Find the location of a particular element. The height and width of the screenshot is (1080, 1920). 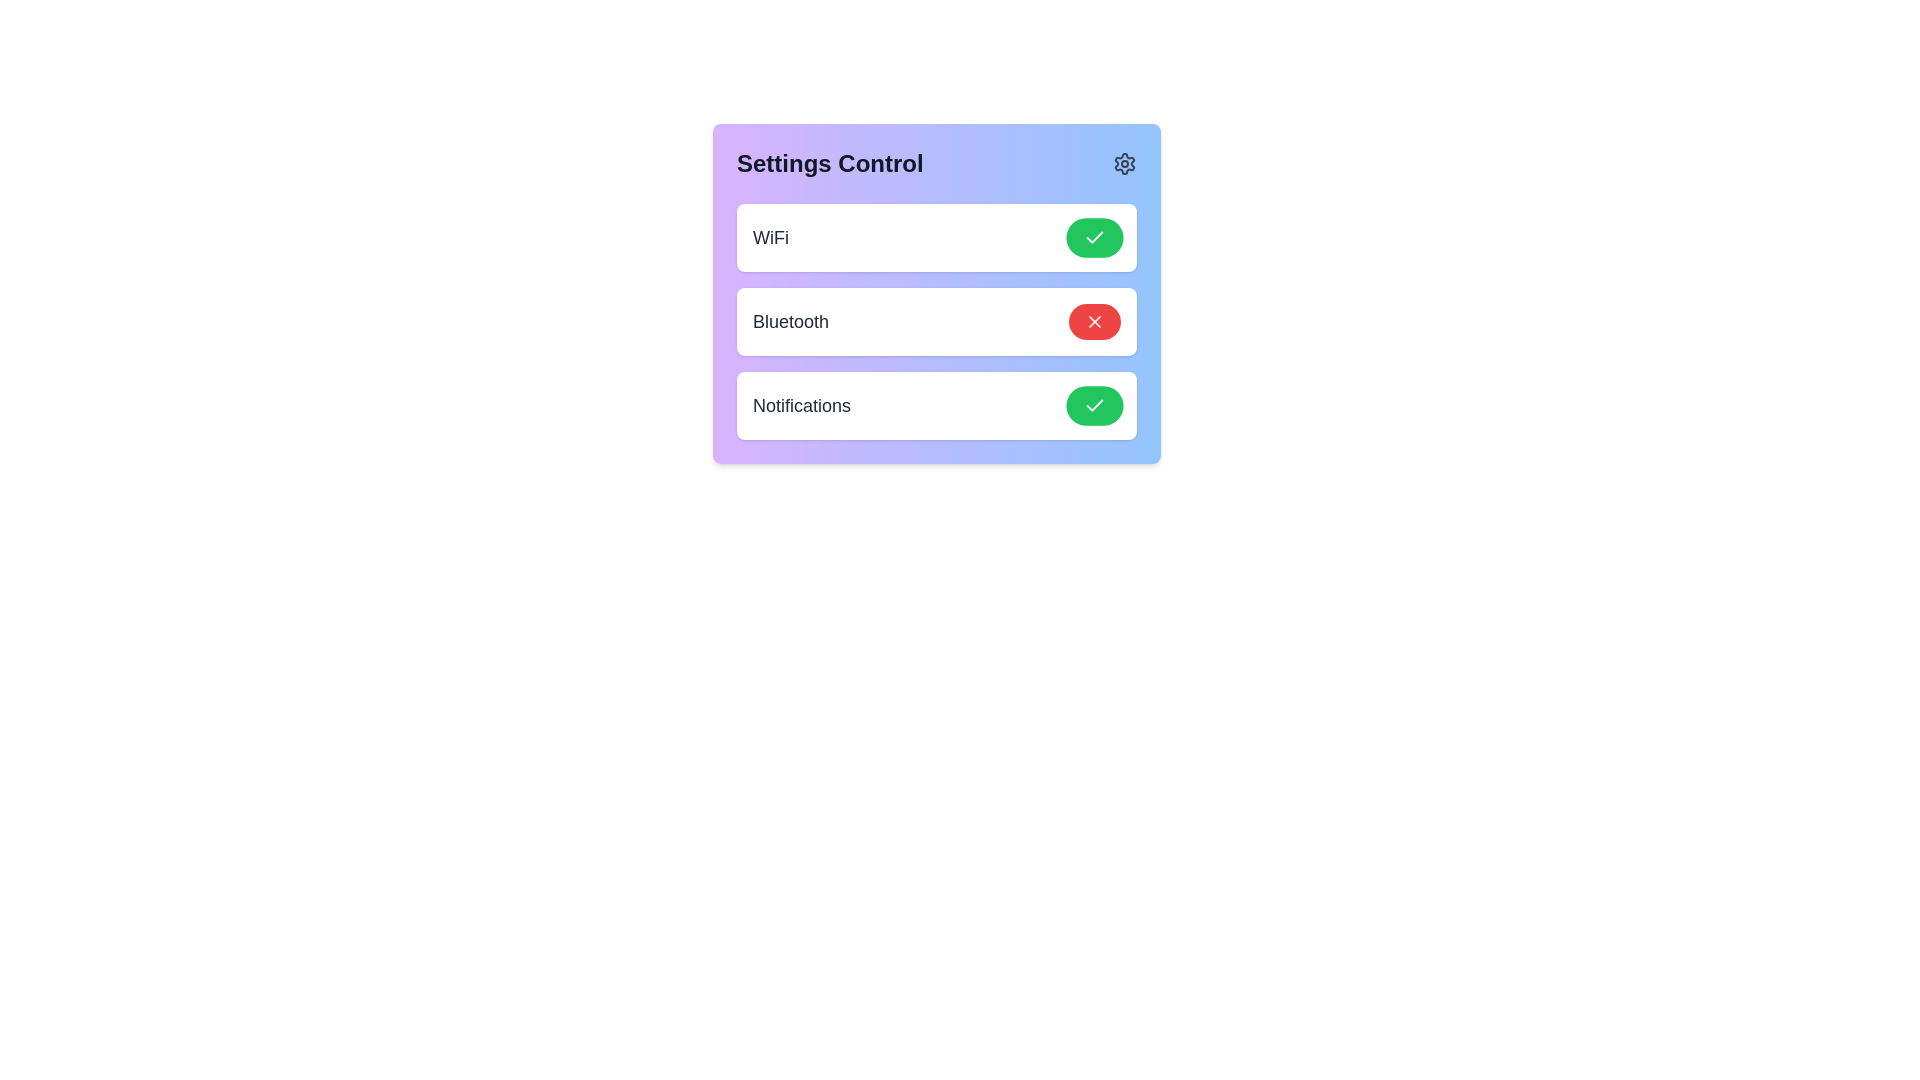

the text element WiFi is located at coordinates (770, 237).